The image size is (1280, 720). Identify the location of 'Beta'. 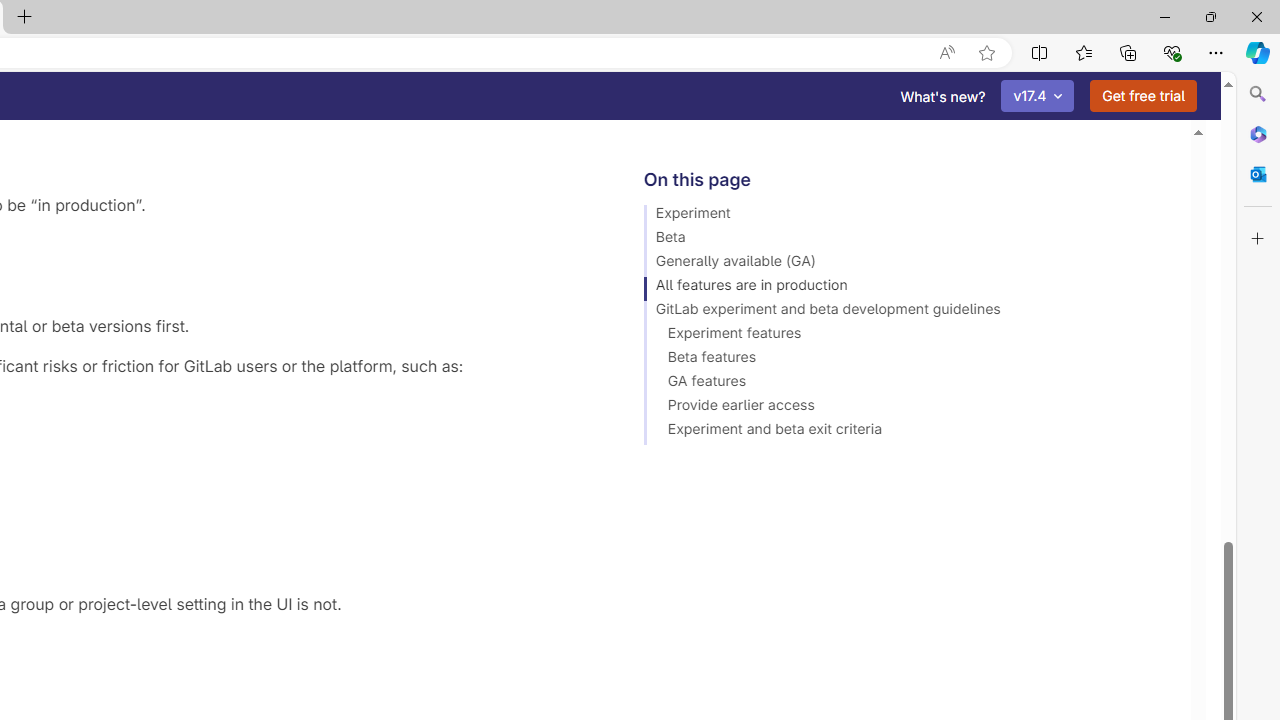
(907, 239).